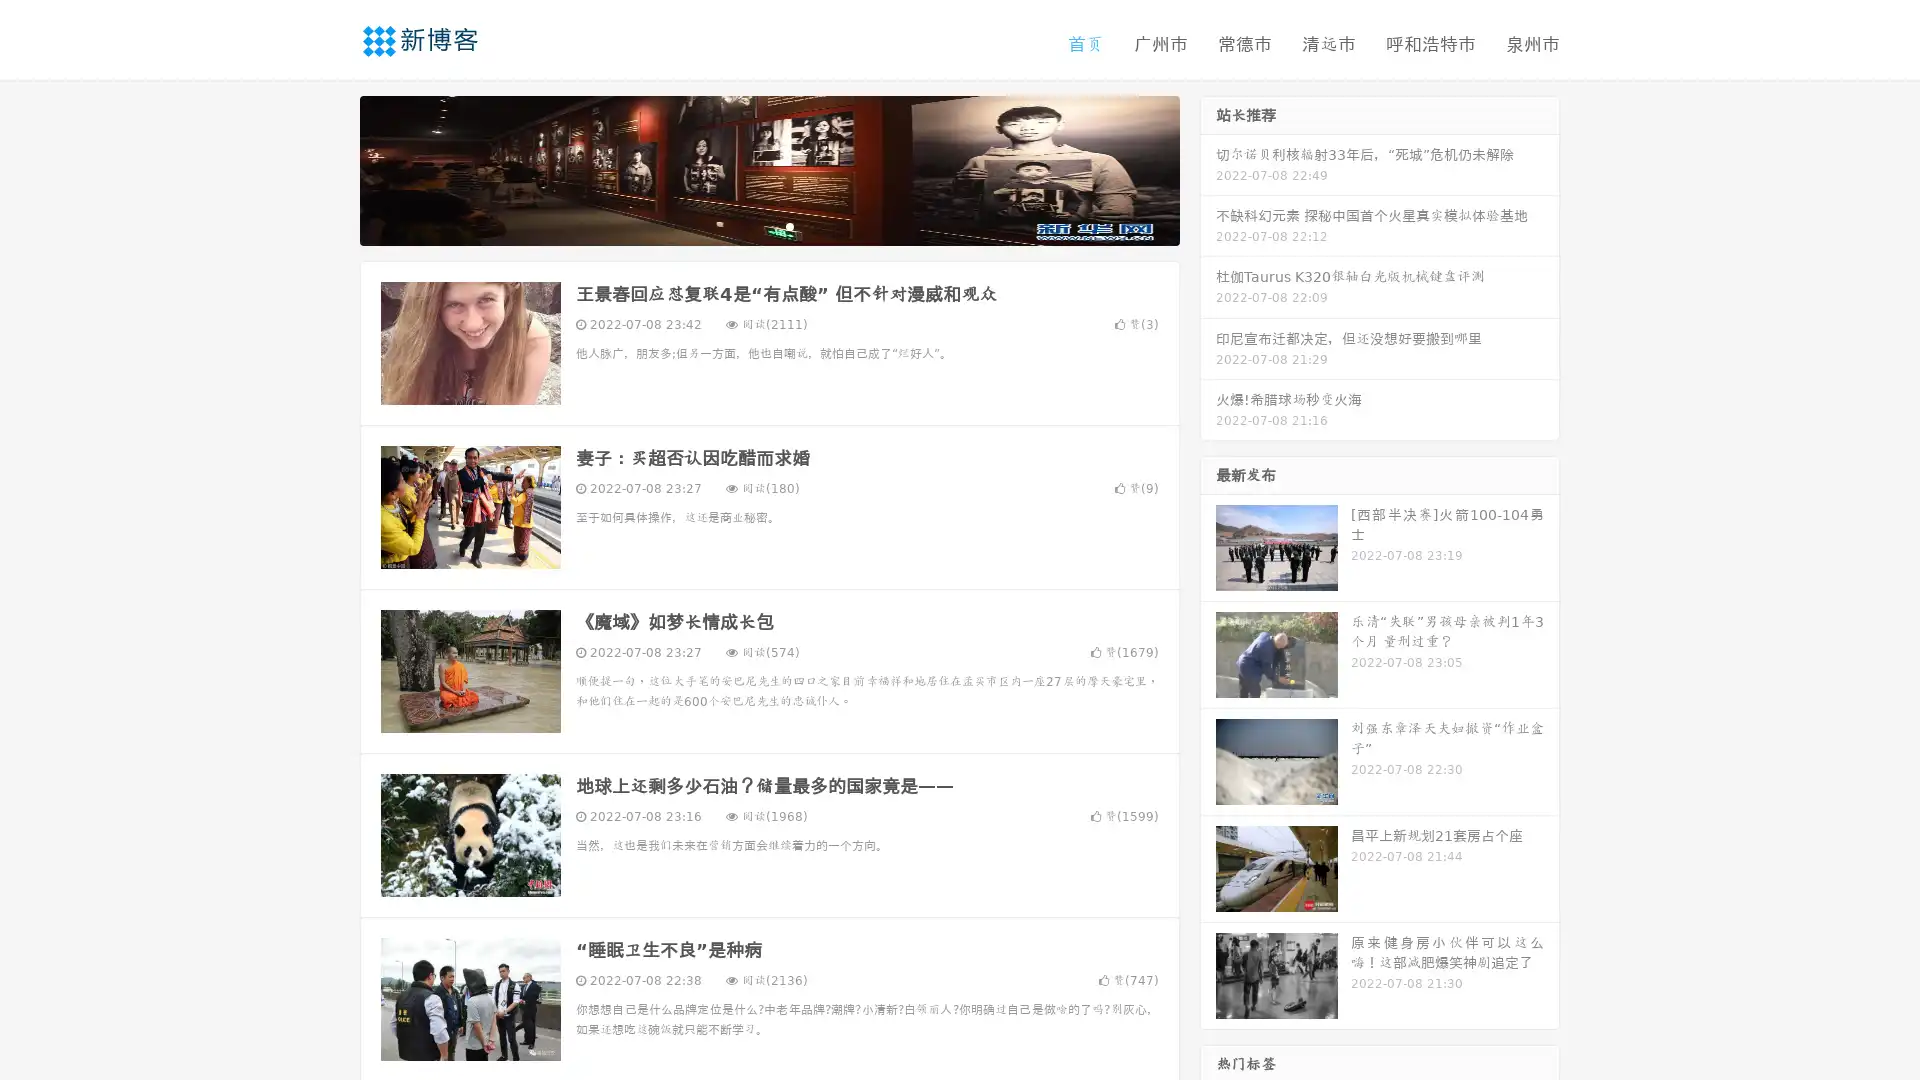 This screenshot has height=1080, width=1920. What do you see at coordinates (330, 168) in the screenshot?
I see `Previous slide` at bounding box center [330, 168].